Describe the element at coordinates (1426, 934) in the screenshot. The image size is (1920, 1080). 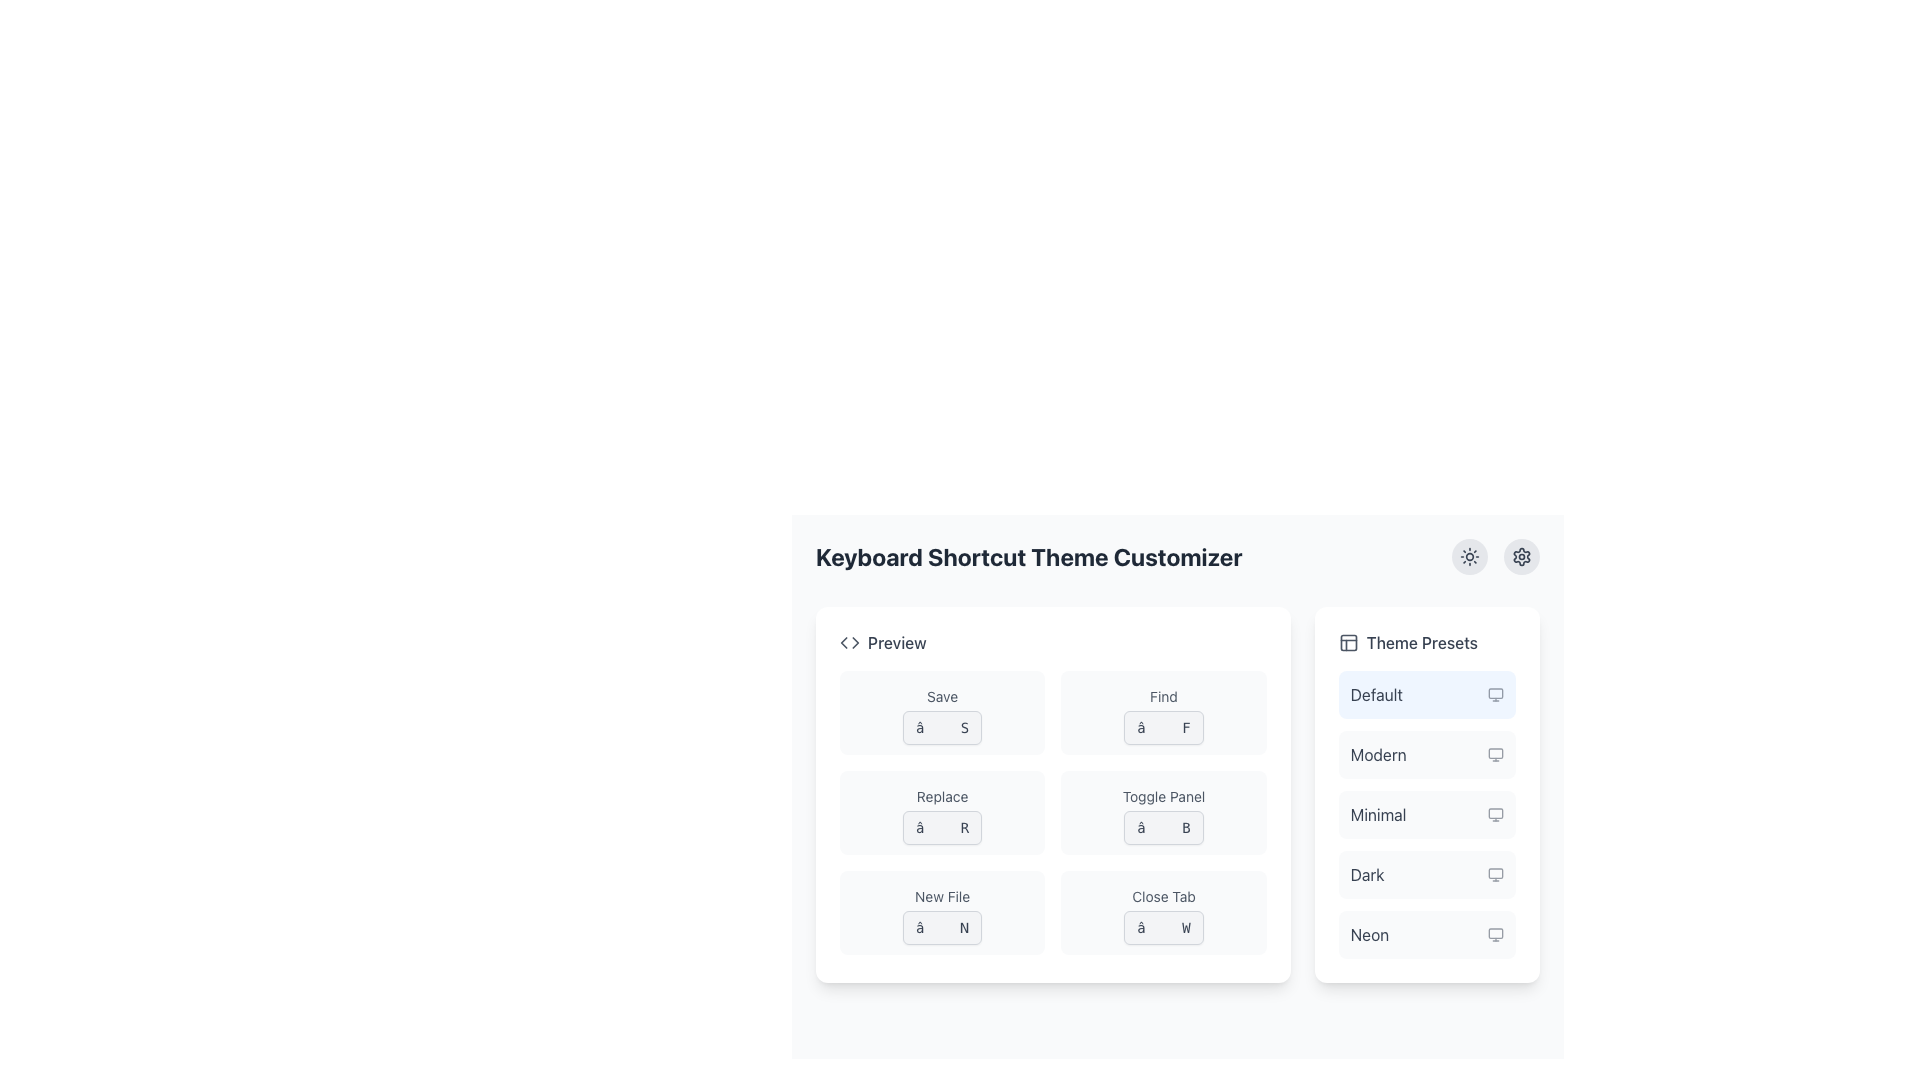
I see `the 'Neon' button in the Selectable List Item within the 'Theme Presets' section` at that location.